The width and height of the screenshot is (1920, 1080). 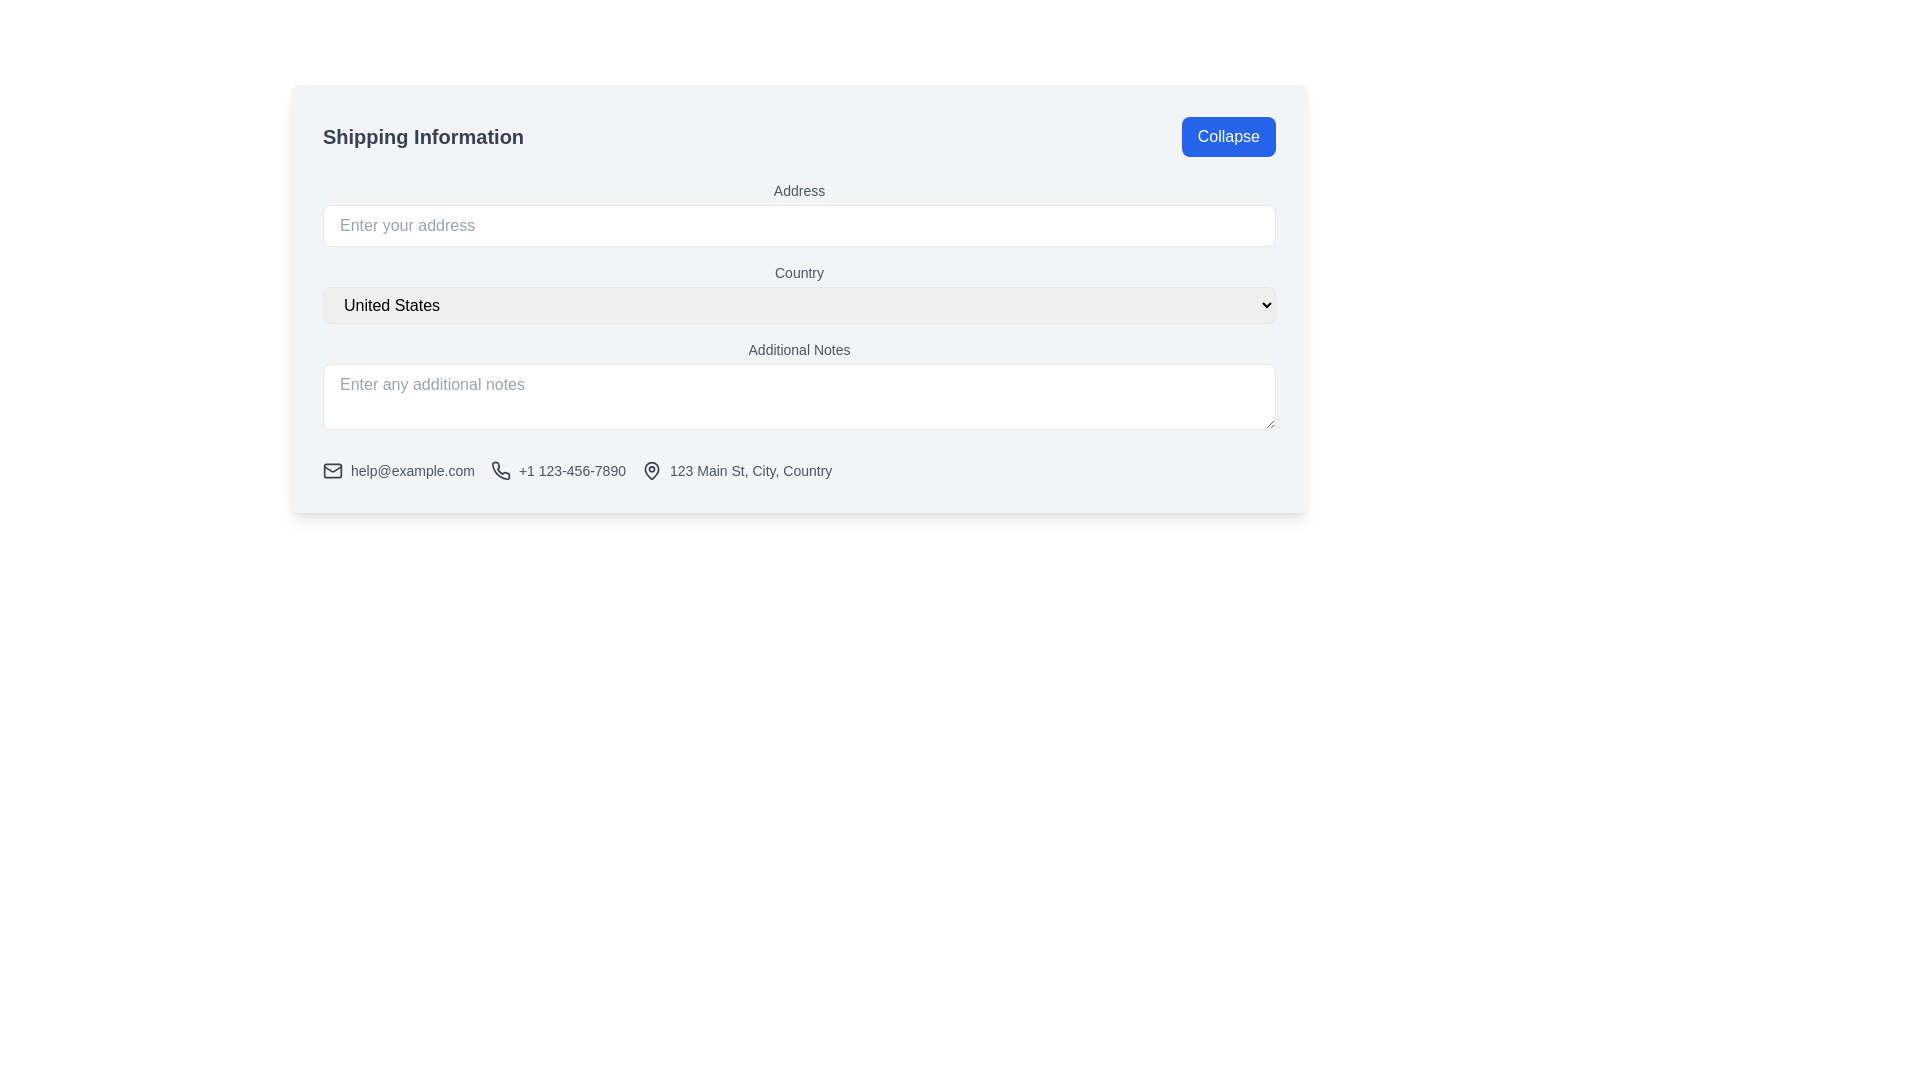 I want to click on the location icon that indicates '123 Main St, City, Country', located towards the bottom-right of the interface, next to the phone and email icons, so click(x=652, y=470).